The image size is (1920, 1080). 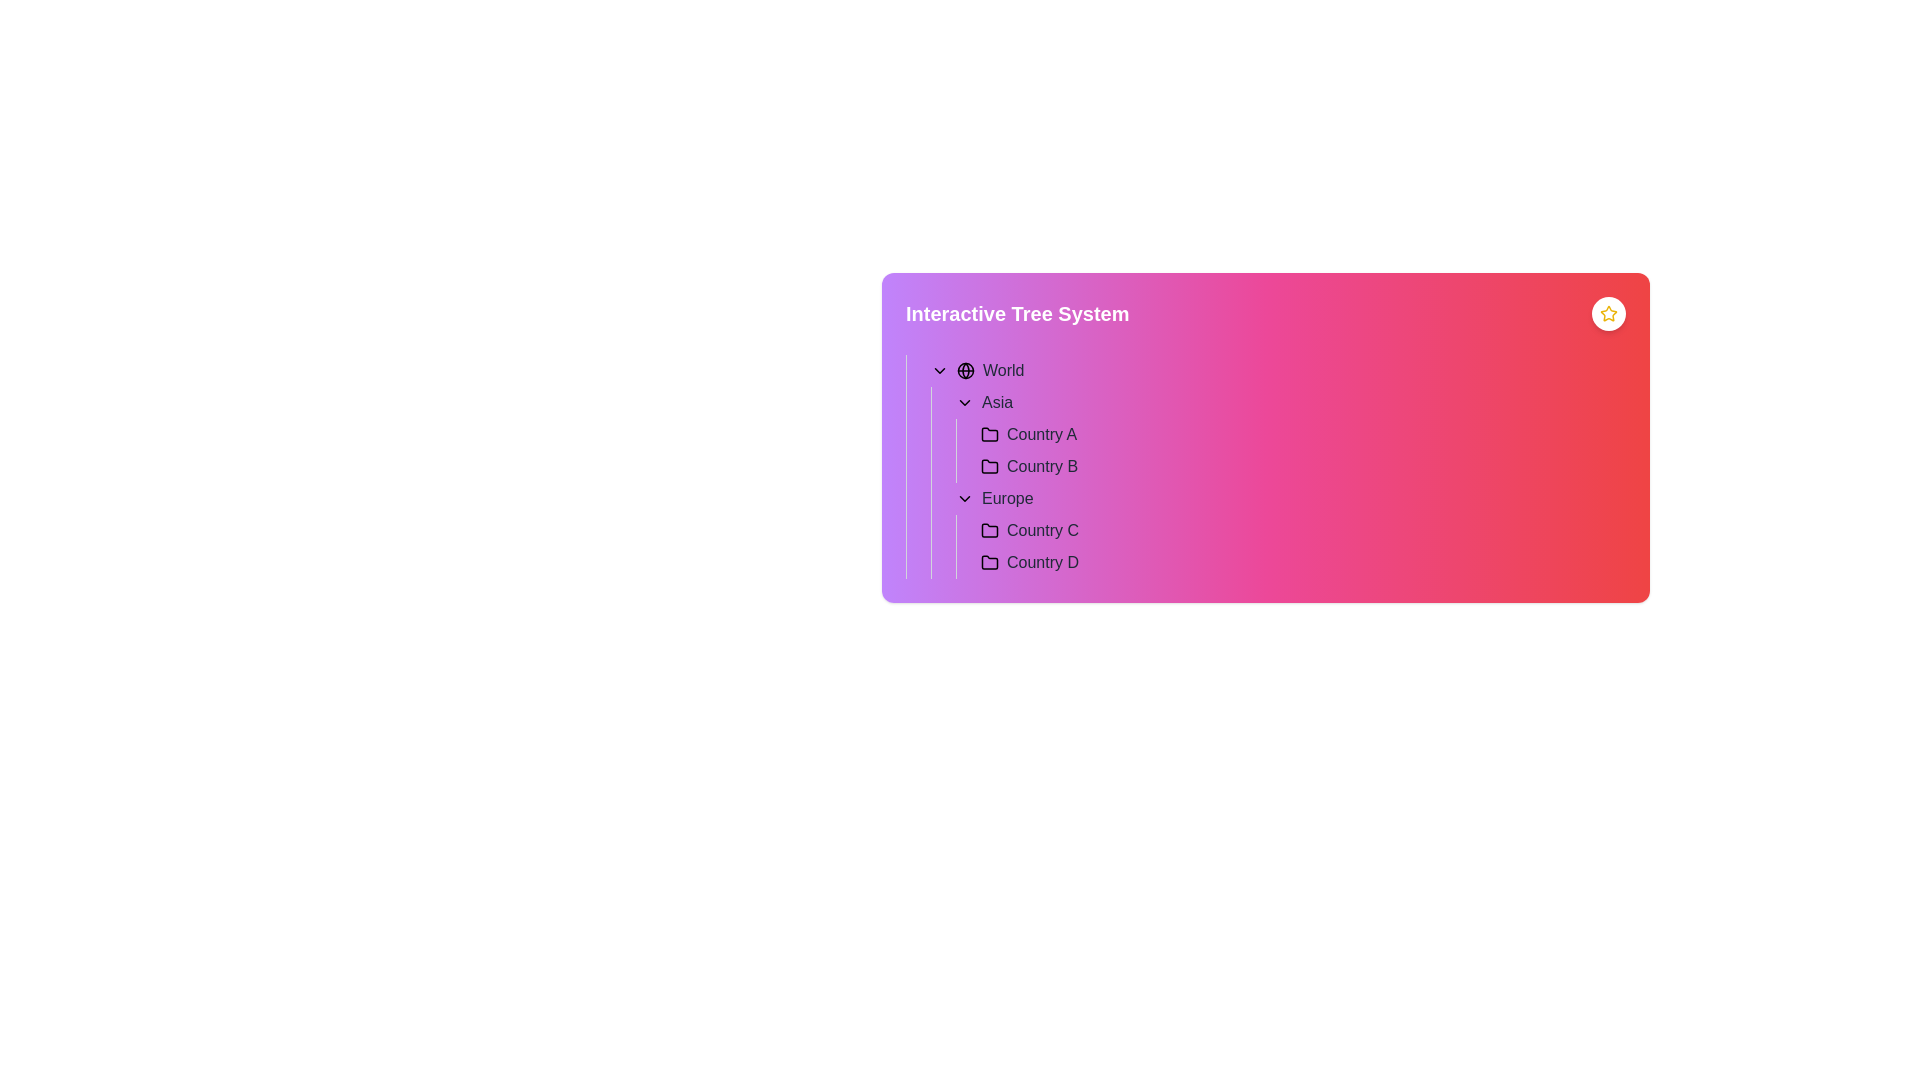 What do you see at coordinates (965, 370) in the screenshot?
I see `the small globe icon located slightly left of the 'World' text label` at bounding box center [965, 370].